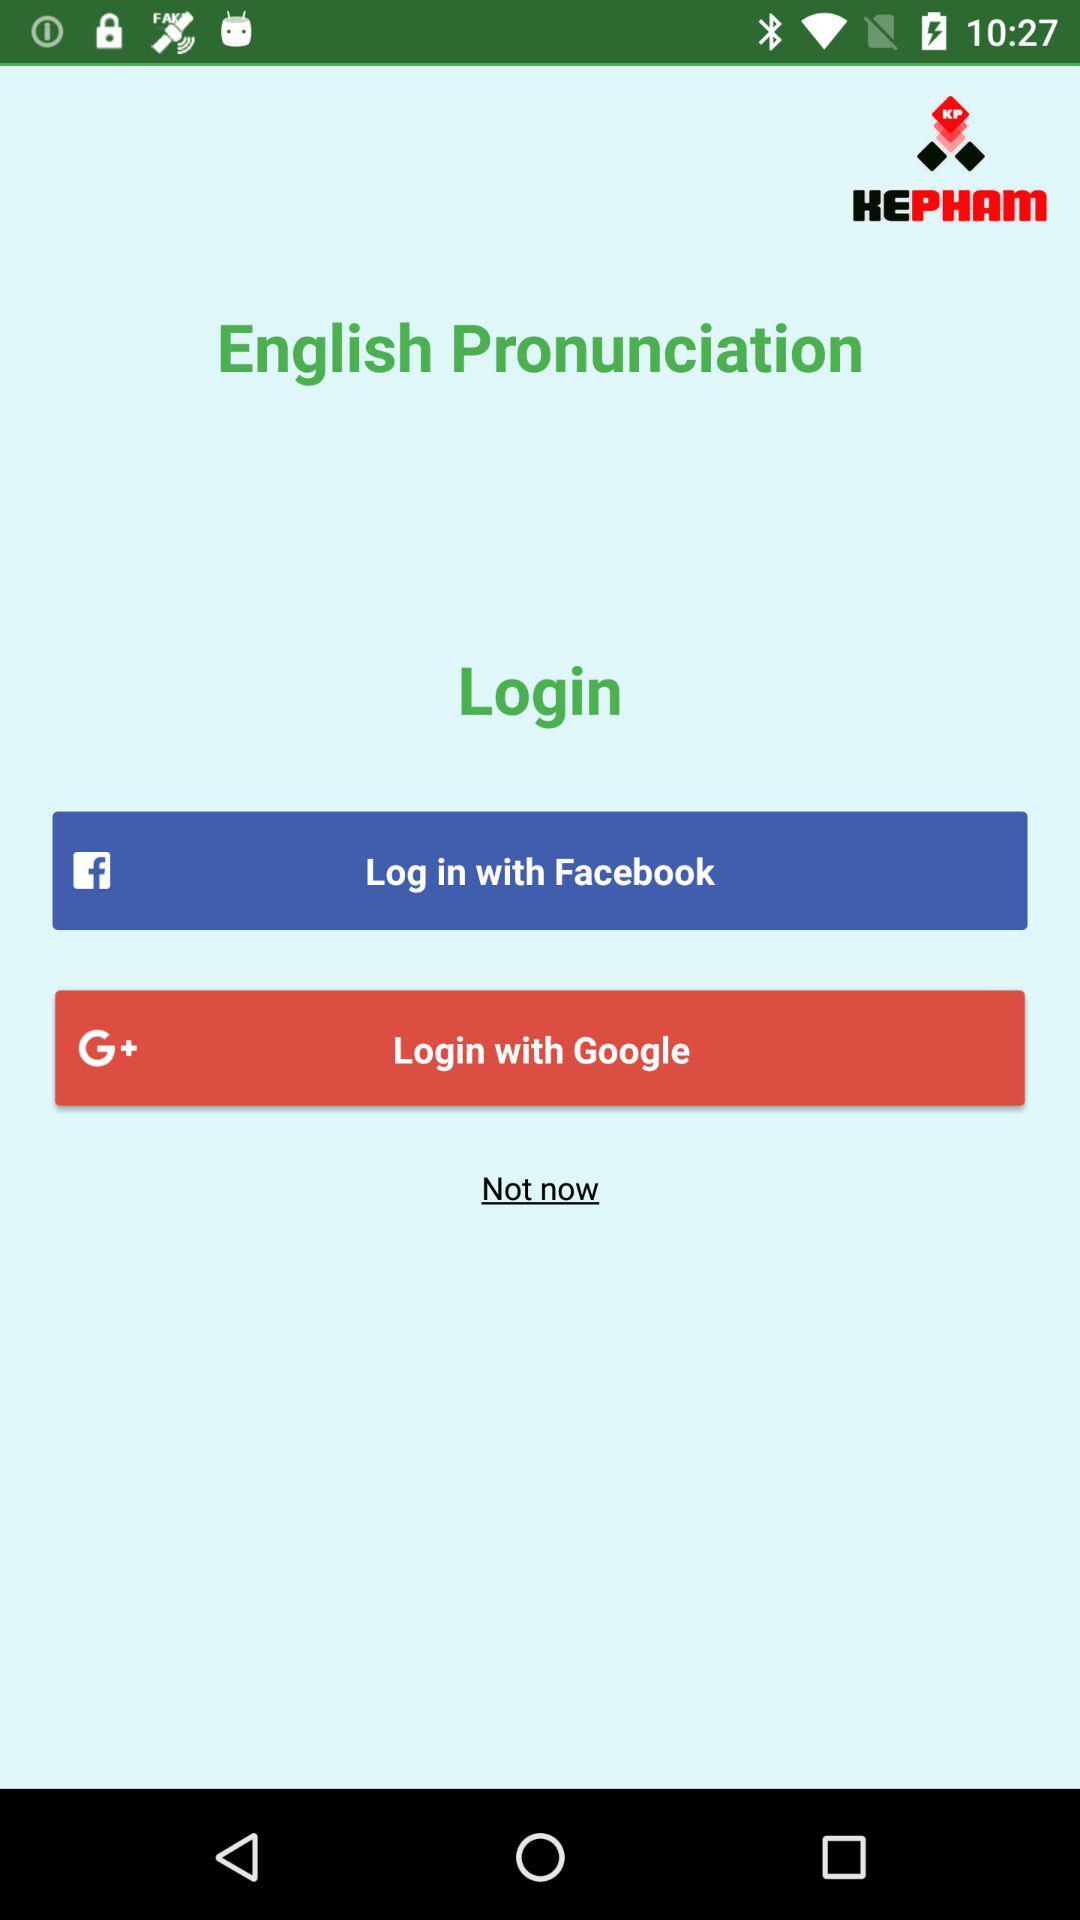 Image resolution: width=1080 pixels, height=1920 pixels. I want to click on the log in with, so click(540, 870).